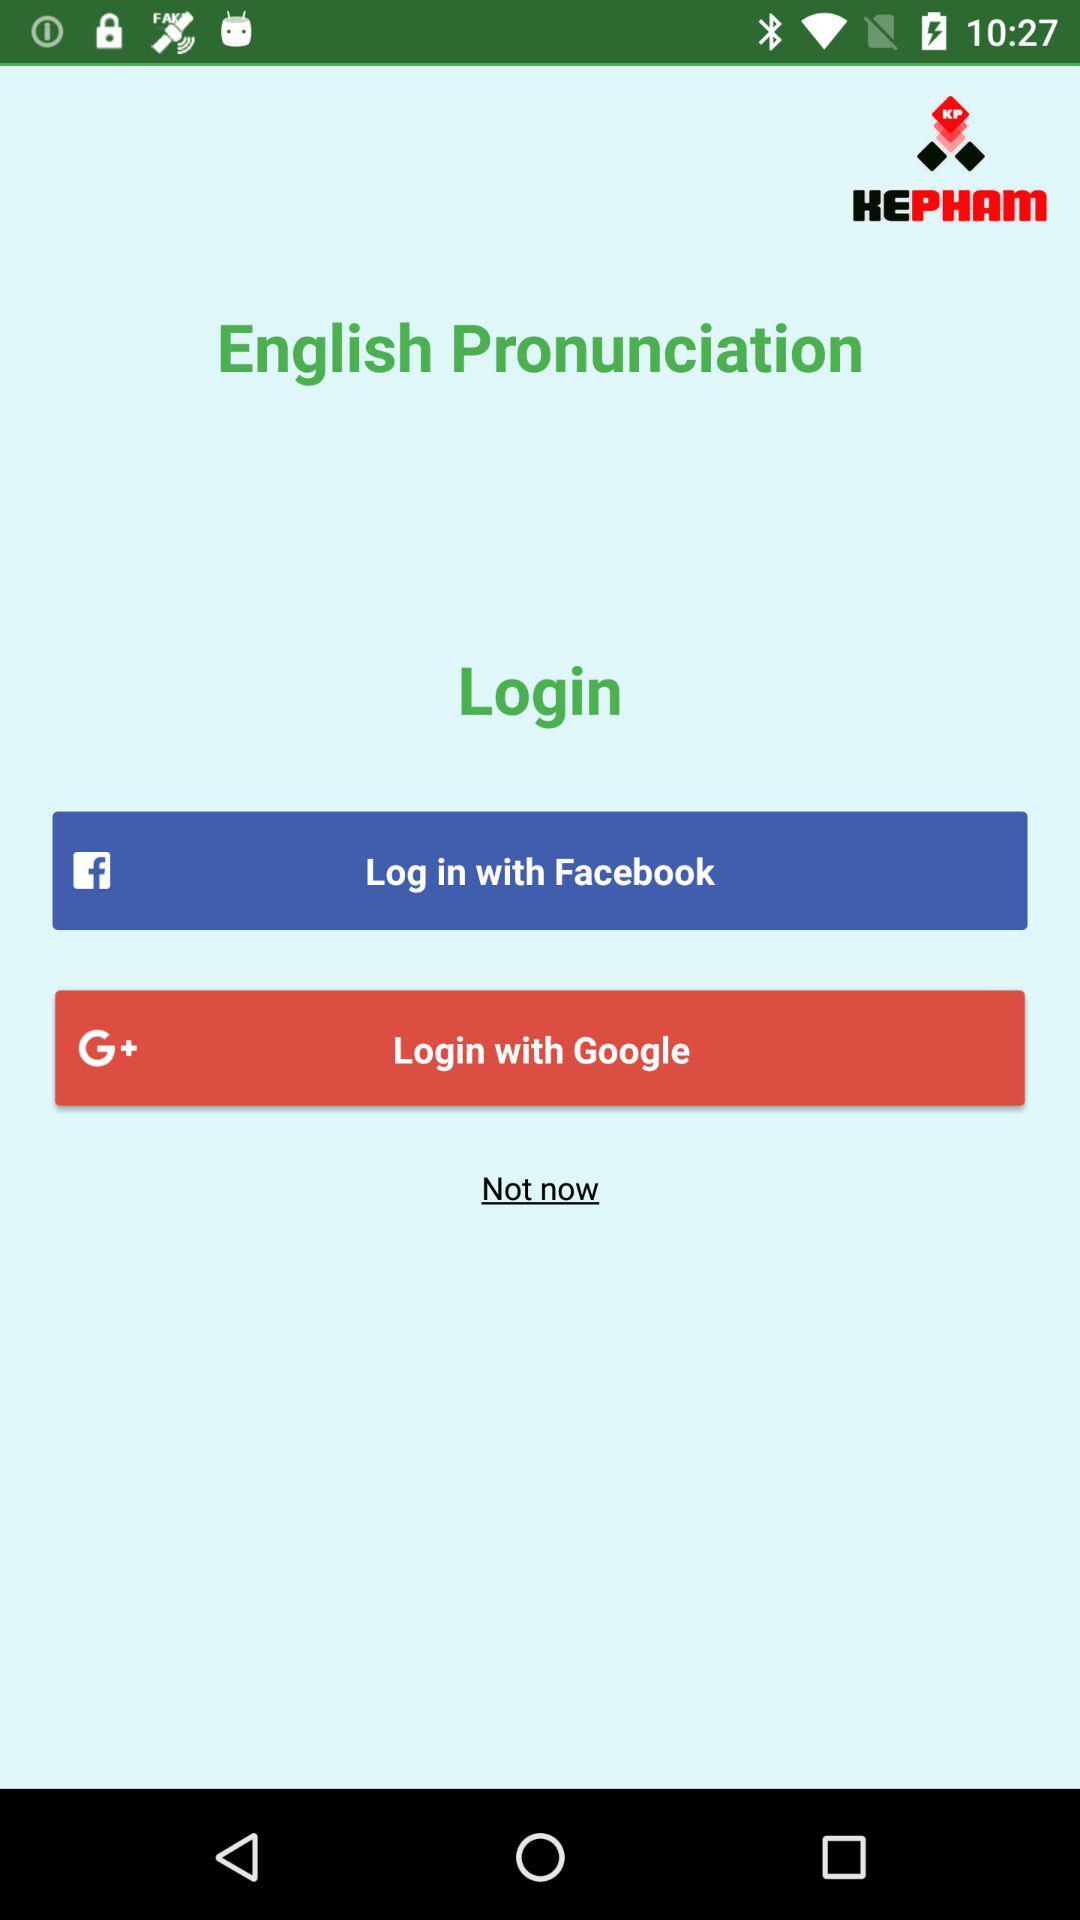 Image resolution: width=1080 pixels, height=1920 pixels. I want to click on the log in with, so click(540, 870).